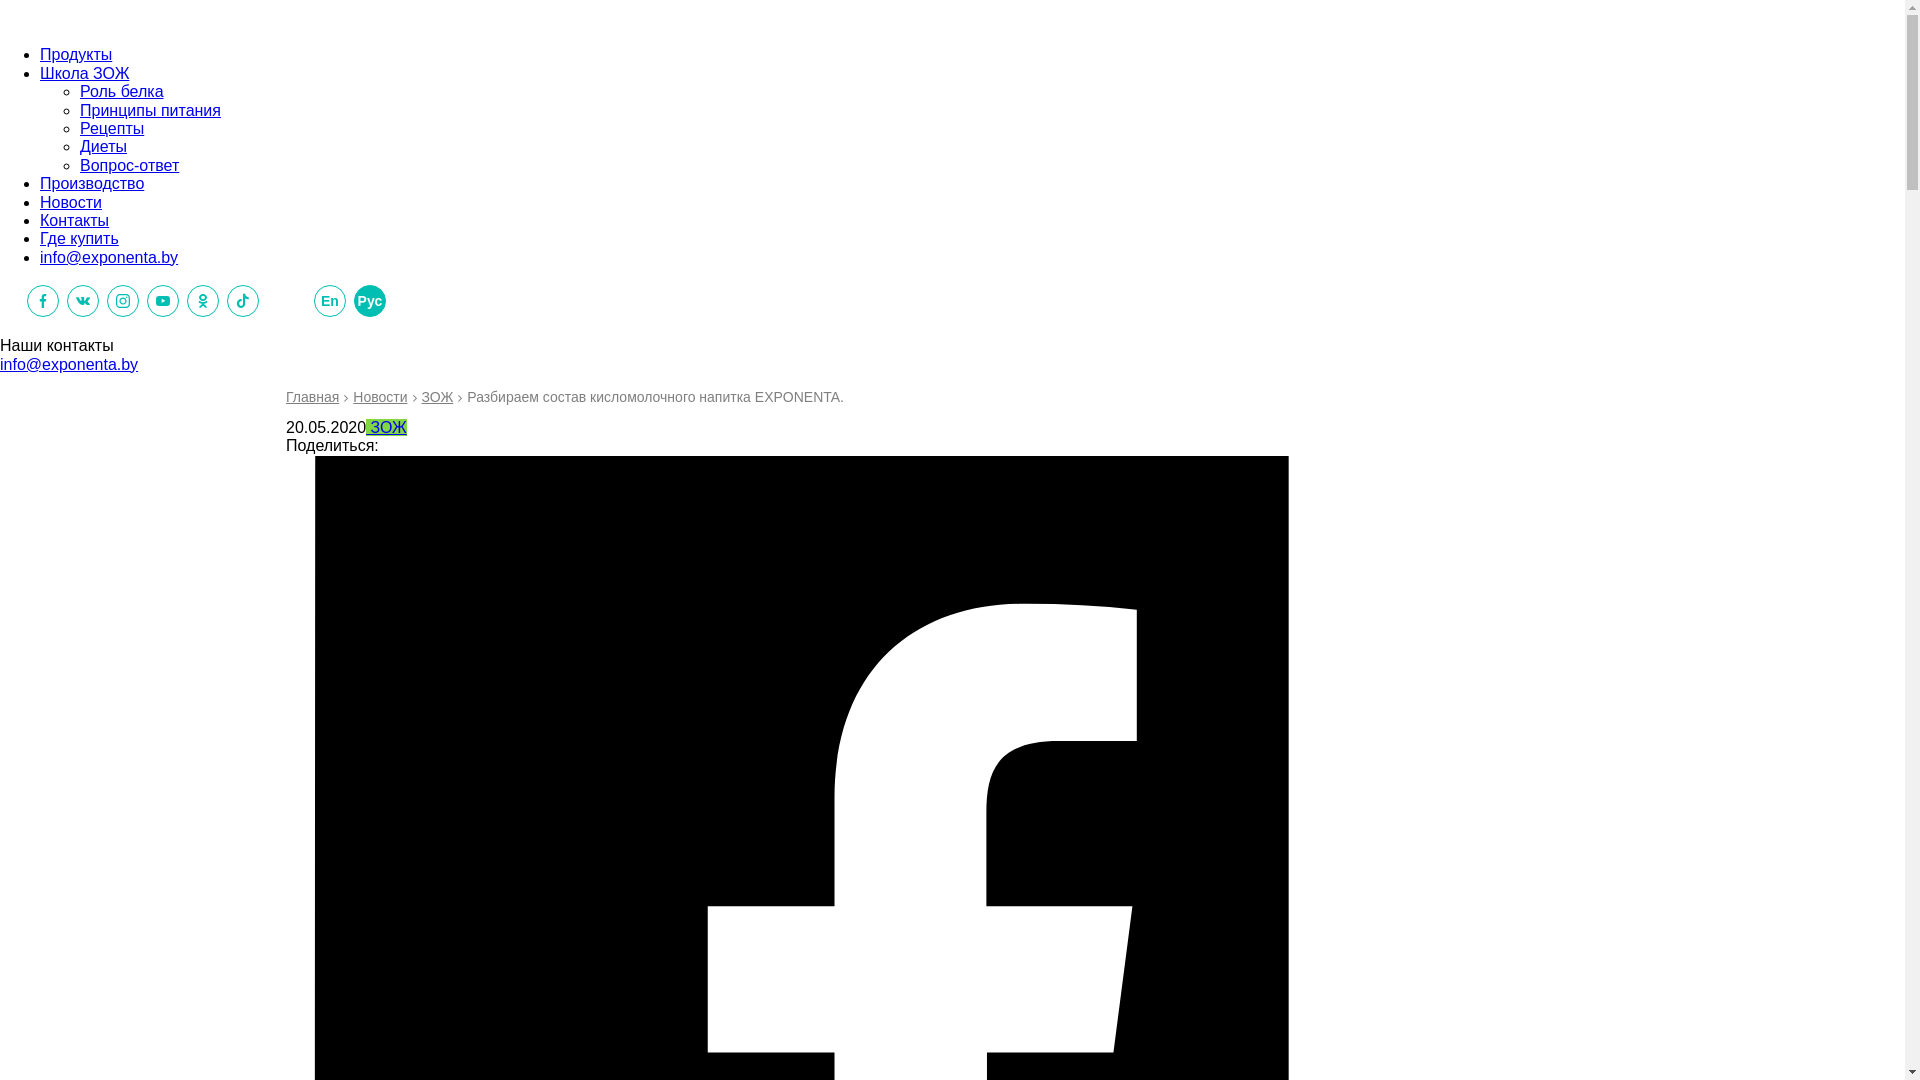 This screenshot has width=1920, height=1080. Describe the element at coordinates (68, 364) in the screenshot. I see `'info@exponenta.by'` at that location.